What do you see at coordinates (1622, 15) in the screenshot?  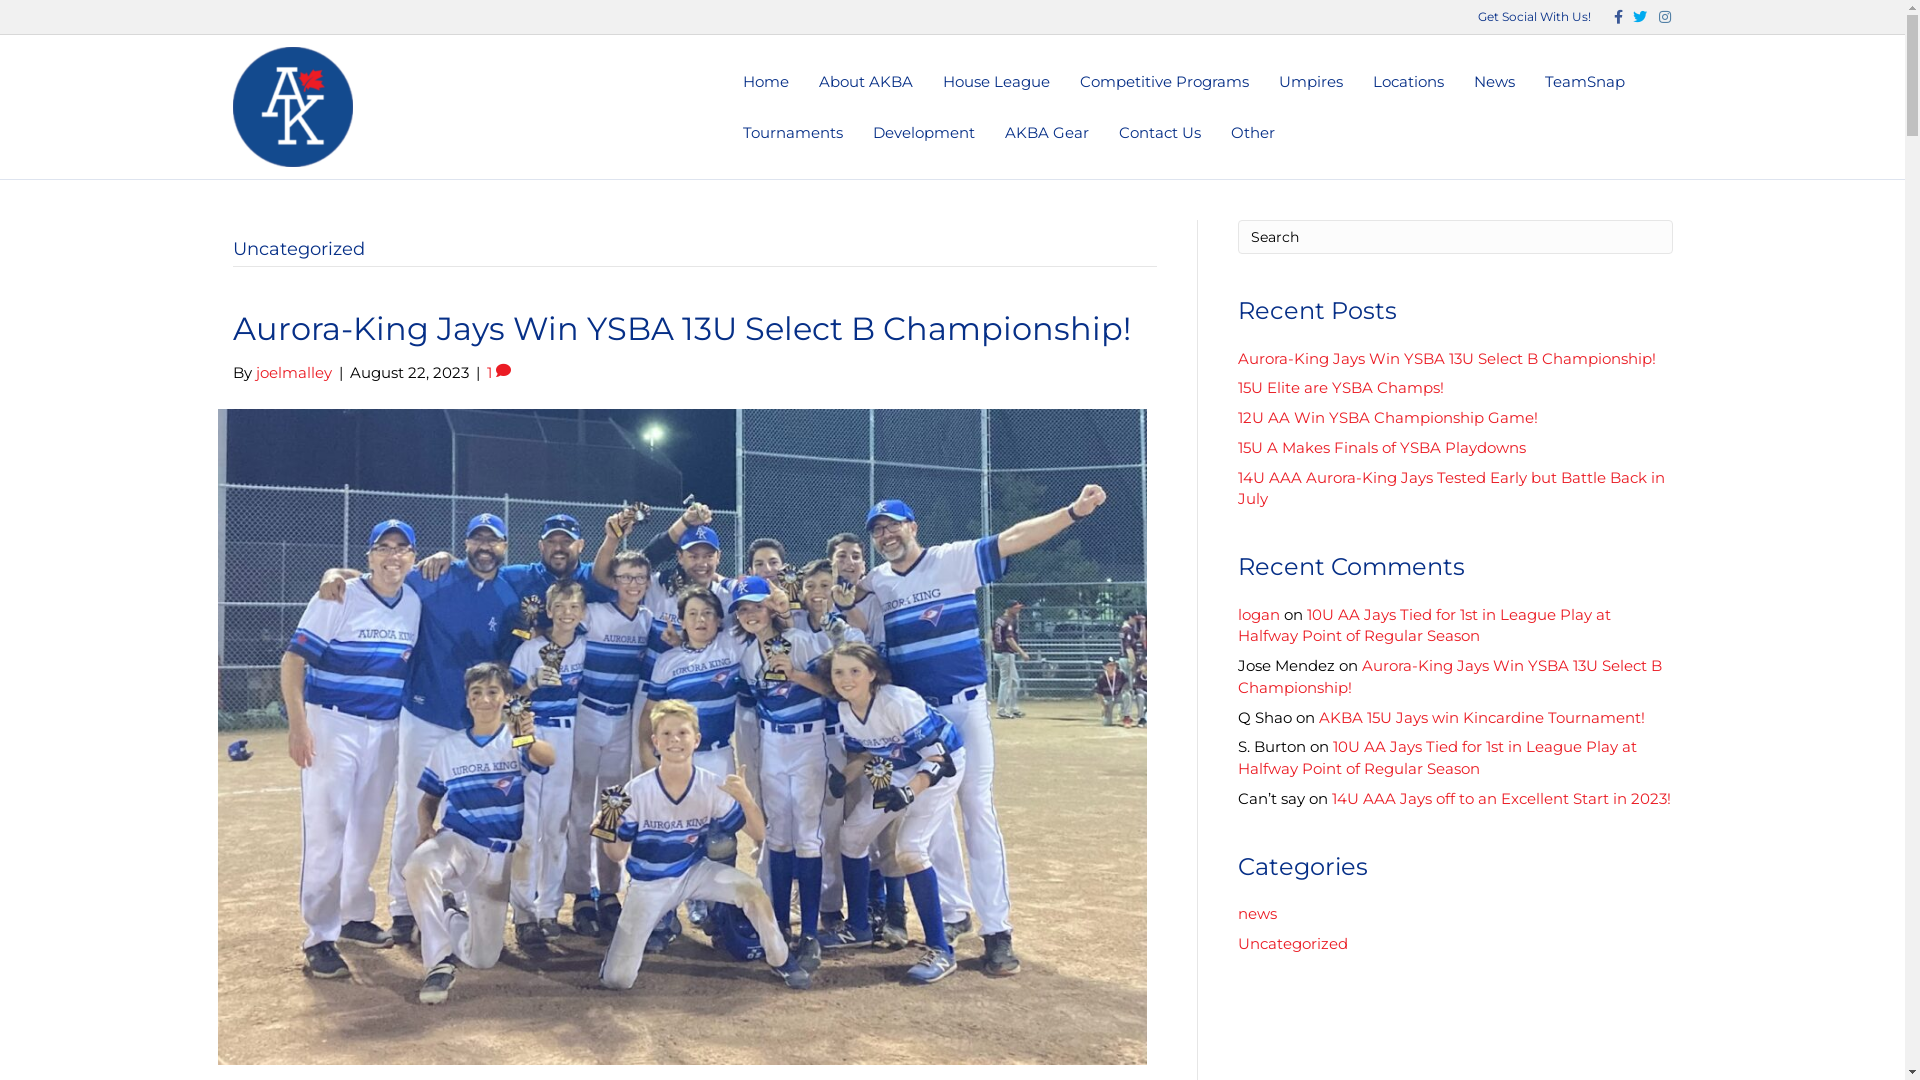 I see `'Twitter'` at bounding box center [1622, 15].